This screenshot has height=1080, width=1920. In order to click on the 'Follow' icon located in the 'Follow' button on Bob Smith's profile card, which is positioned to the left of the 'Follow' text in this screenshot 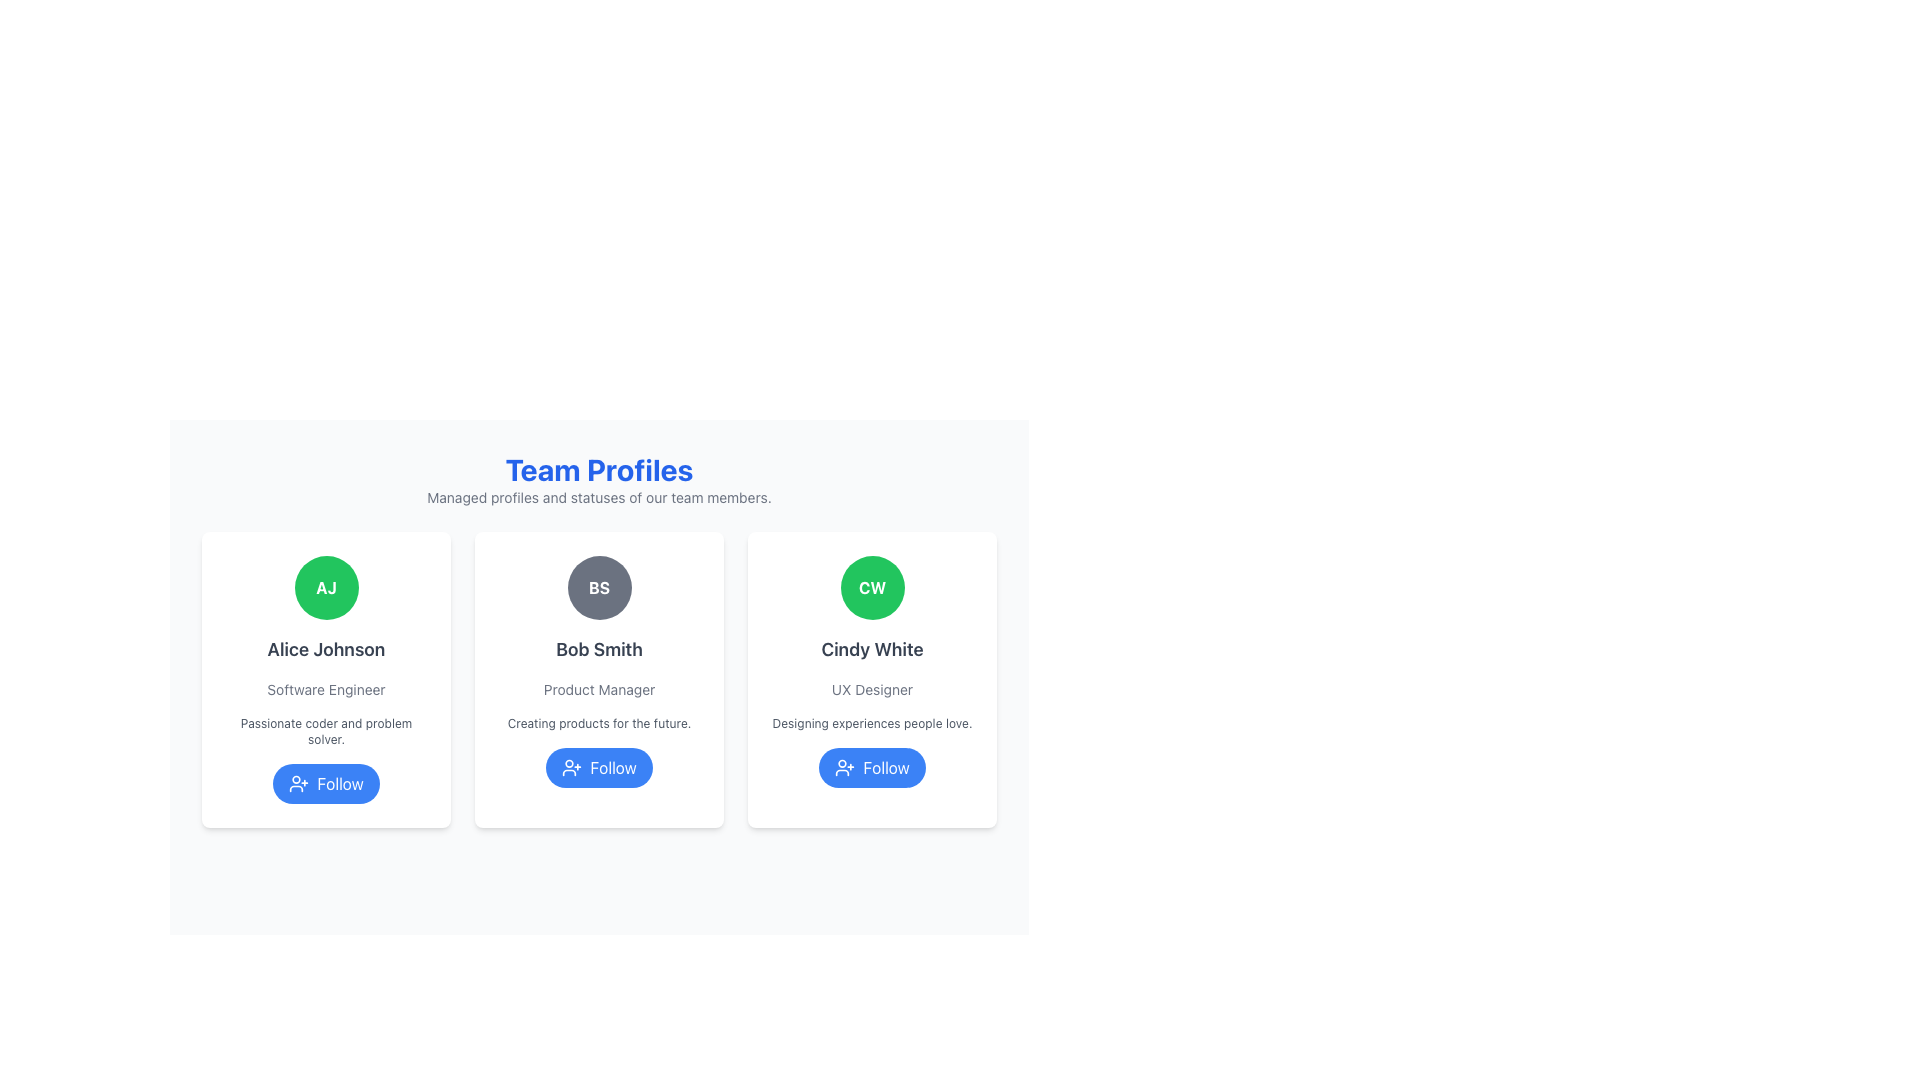, I will do `click(571, 766)`.